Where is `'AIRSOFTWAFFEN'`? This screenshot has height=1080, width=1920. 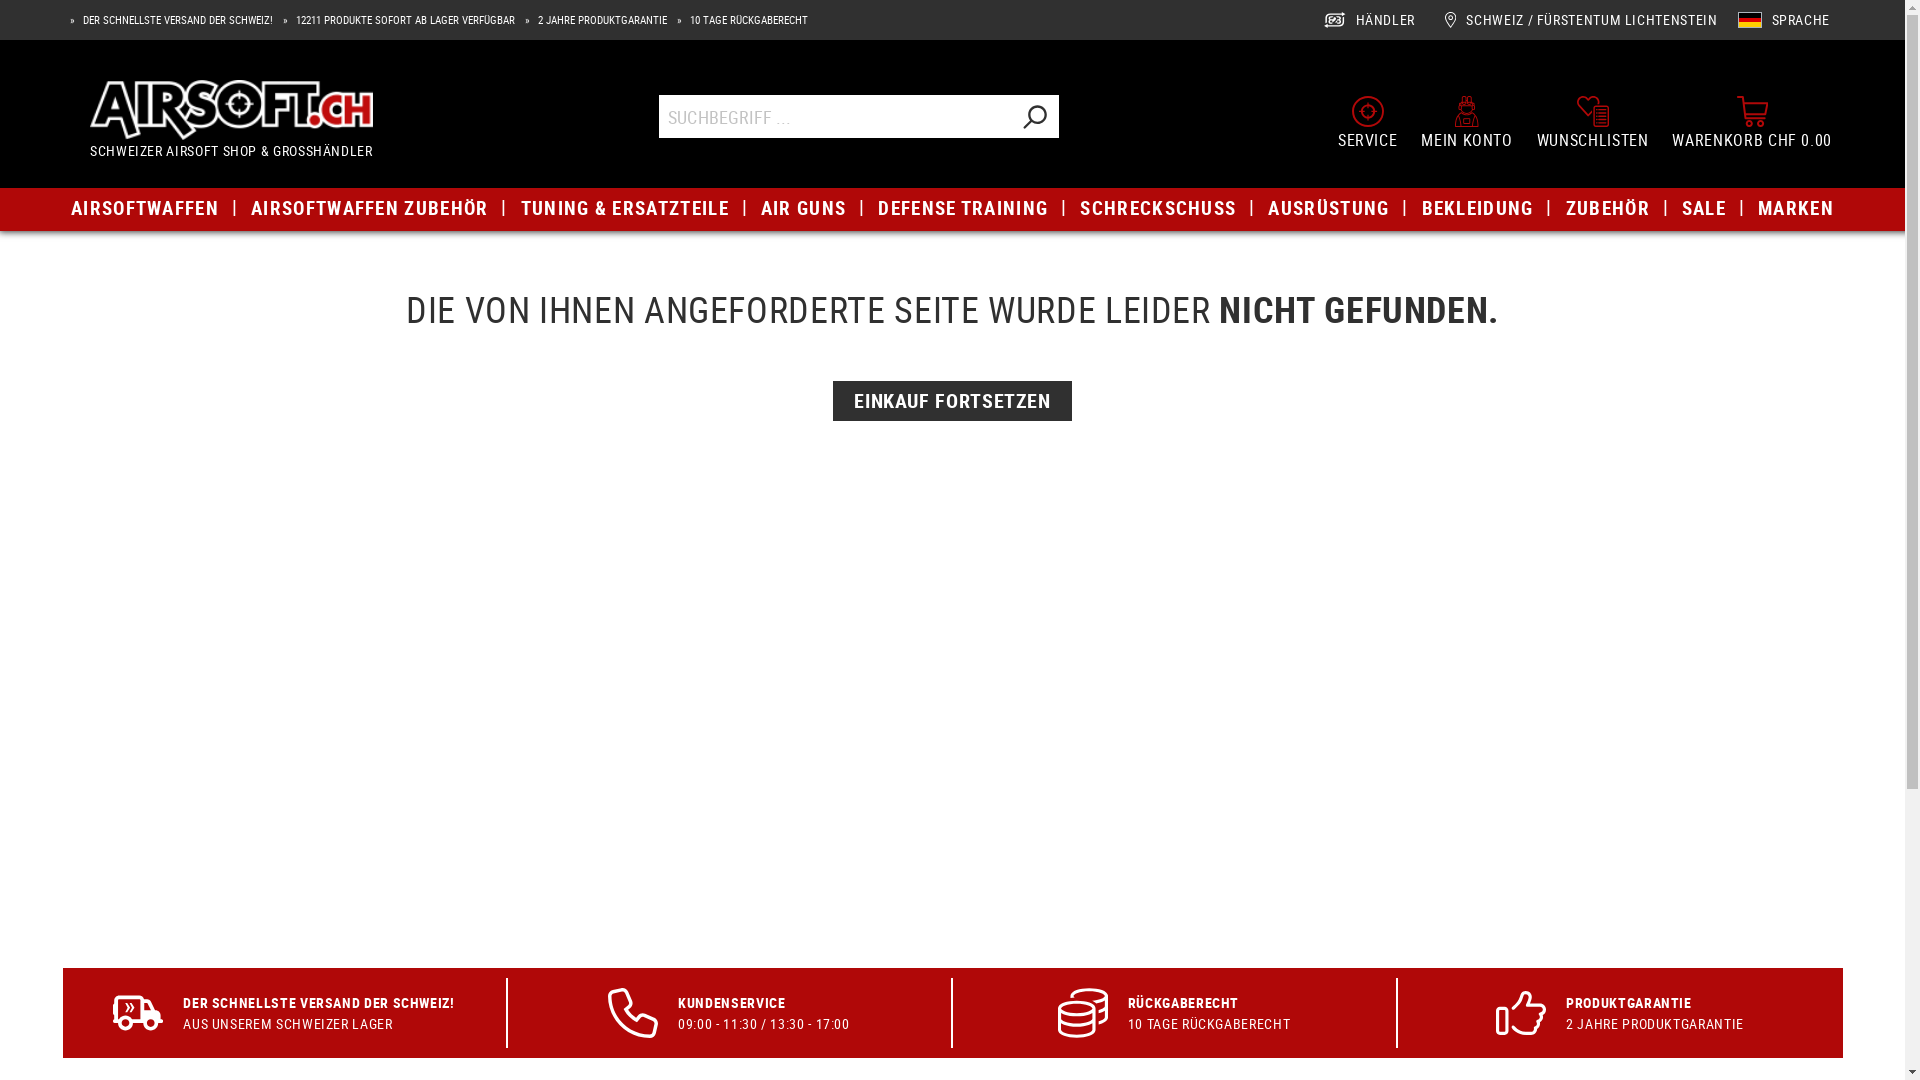 'AIRSOFTWAFFEN' is located at coordinates (143, 208).